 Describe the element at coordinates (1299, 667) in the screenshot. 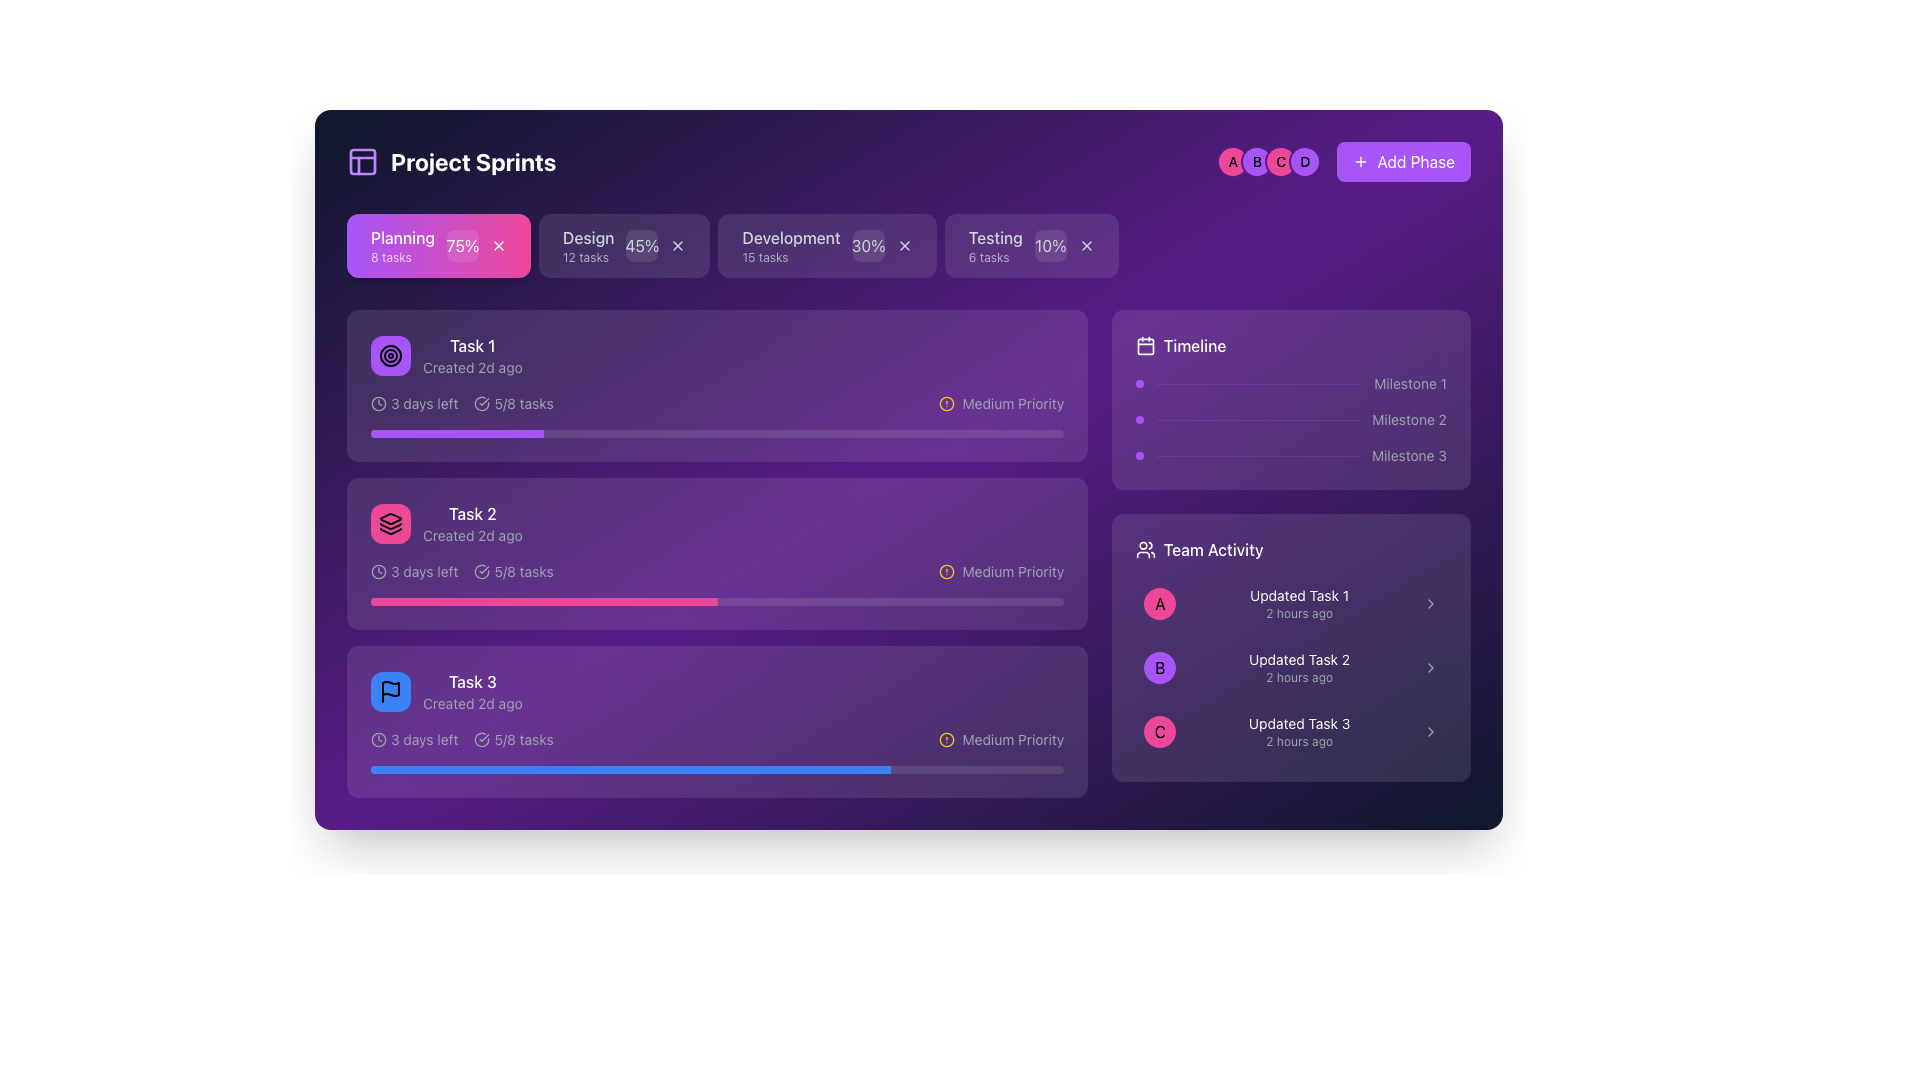

I see `the label indicating a recent activity update ('Updated Task 2') with the timestamp ('2 hours ago') in the 'Team Activity' section` at that location.